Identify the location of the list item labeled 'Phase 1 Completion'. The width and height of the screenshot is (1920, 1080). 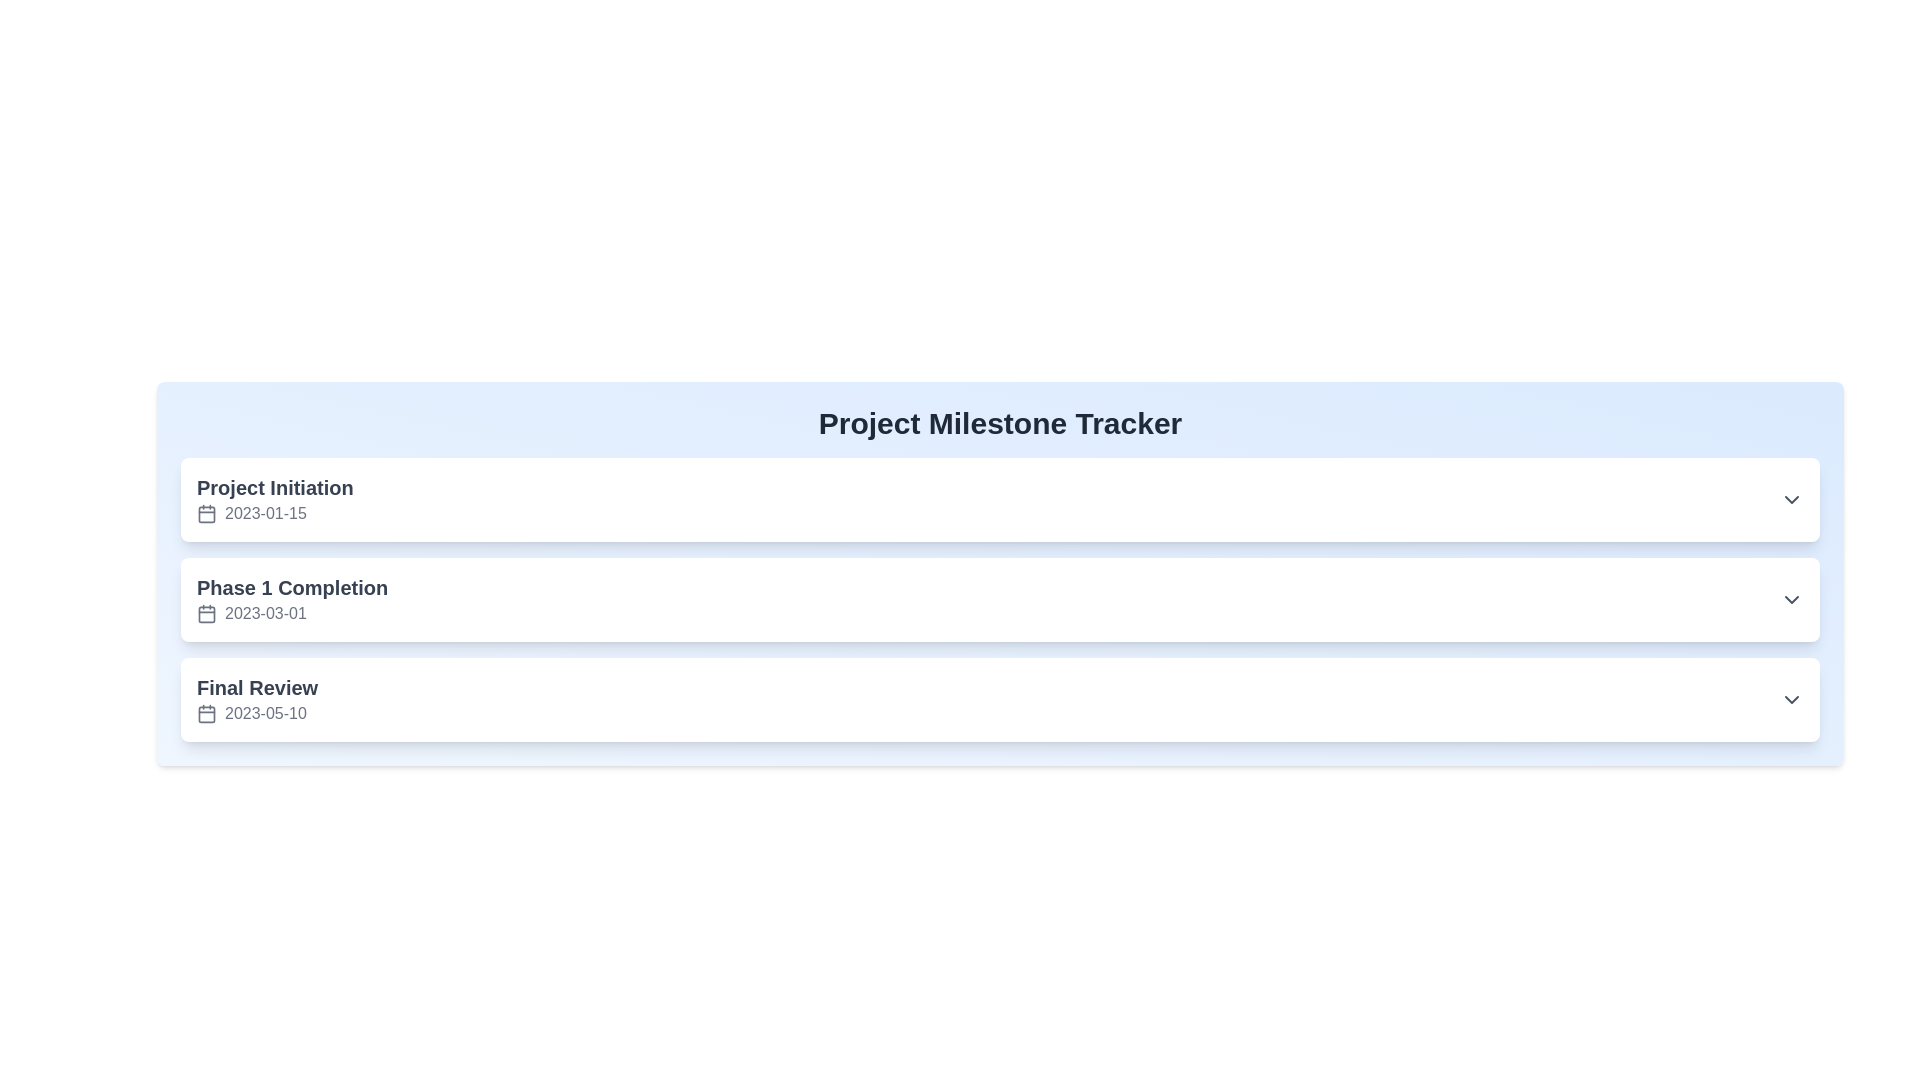
(1000, 599).